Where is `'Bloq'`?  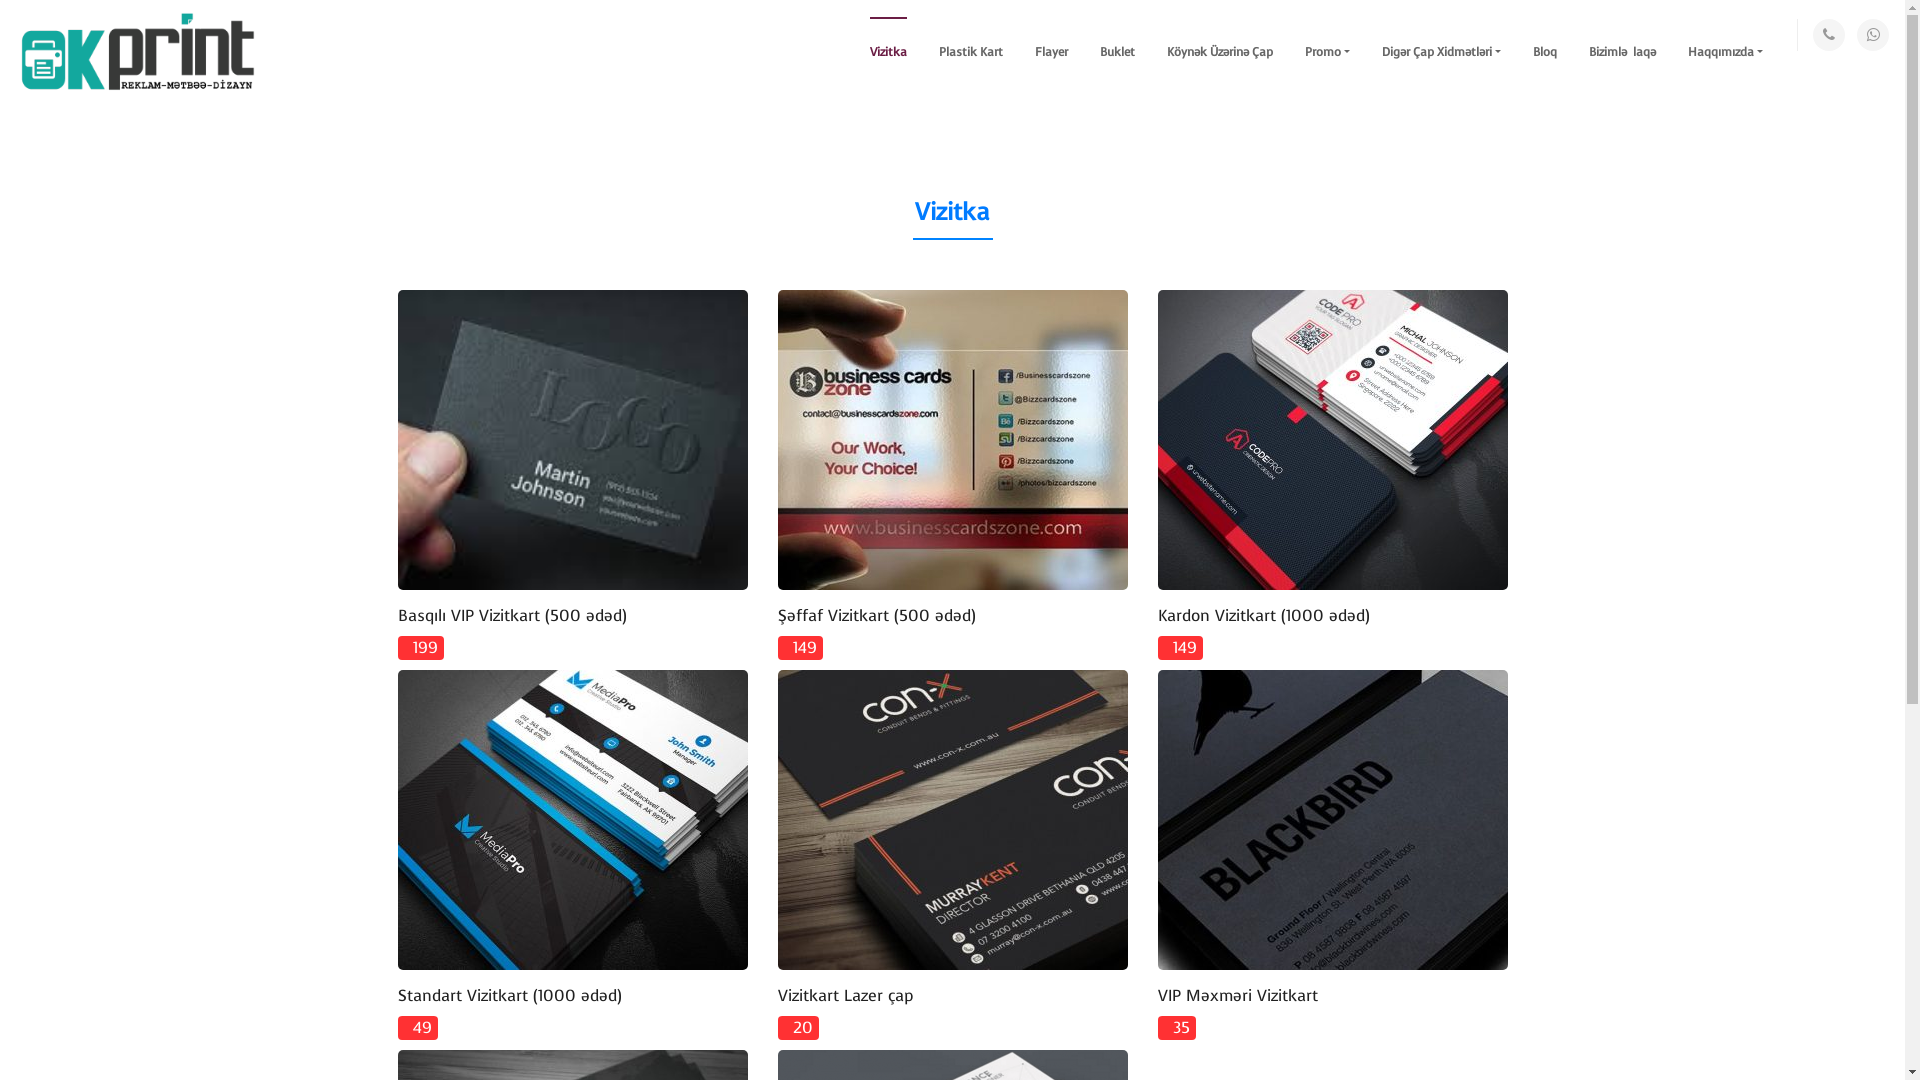 'Bloq' is located at coordinates (1531, 50).